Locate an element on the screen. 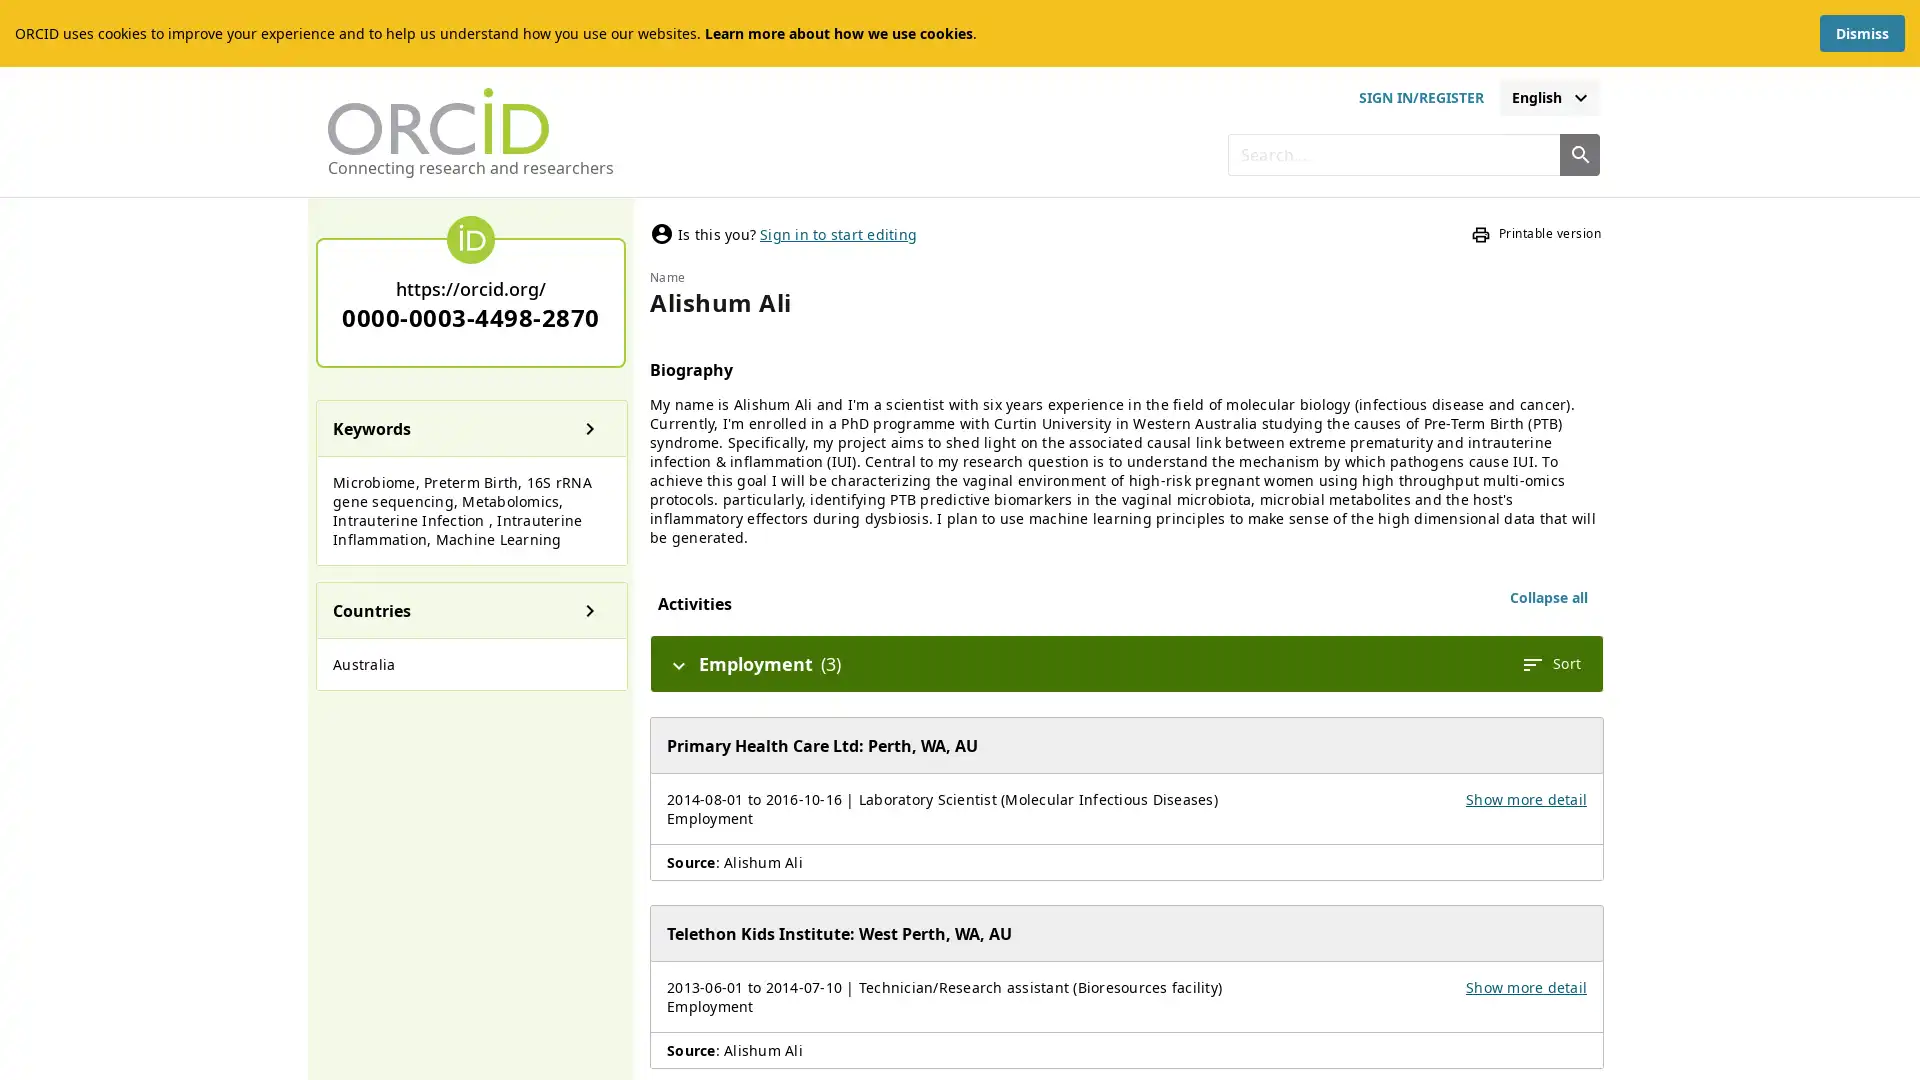 The height and width of the screenshot is (1080, 1920). Show more detail is located at coordinates (1525, 986).